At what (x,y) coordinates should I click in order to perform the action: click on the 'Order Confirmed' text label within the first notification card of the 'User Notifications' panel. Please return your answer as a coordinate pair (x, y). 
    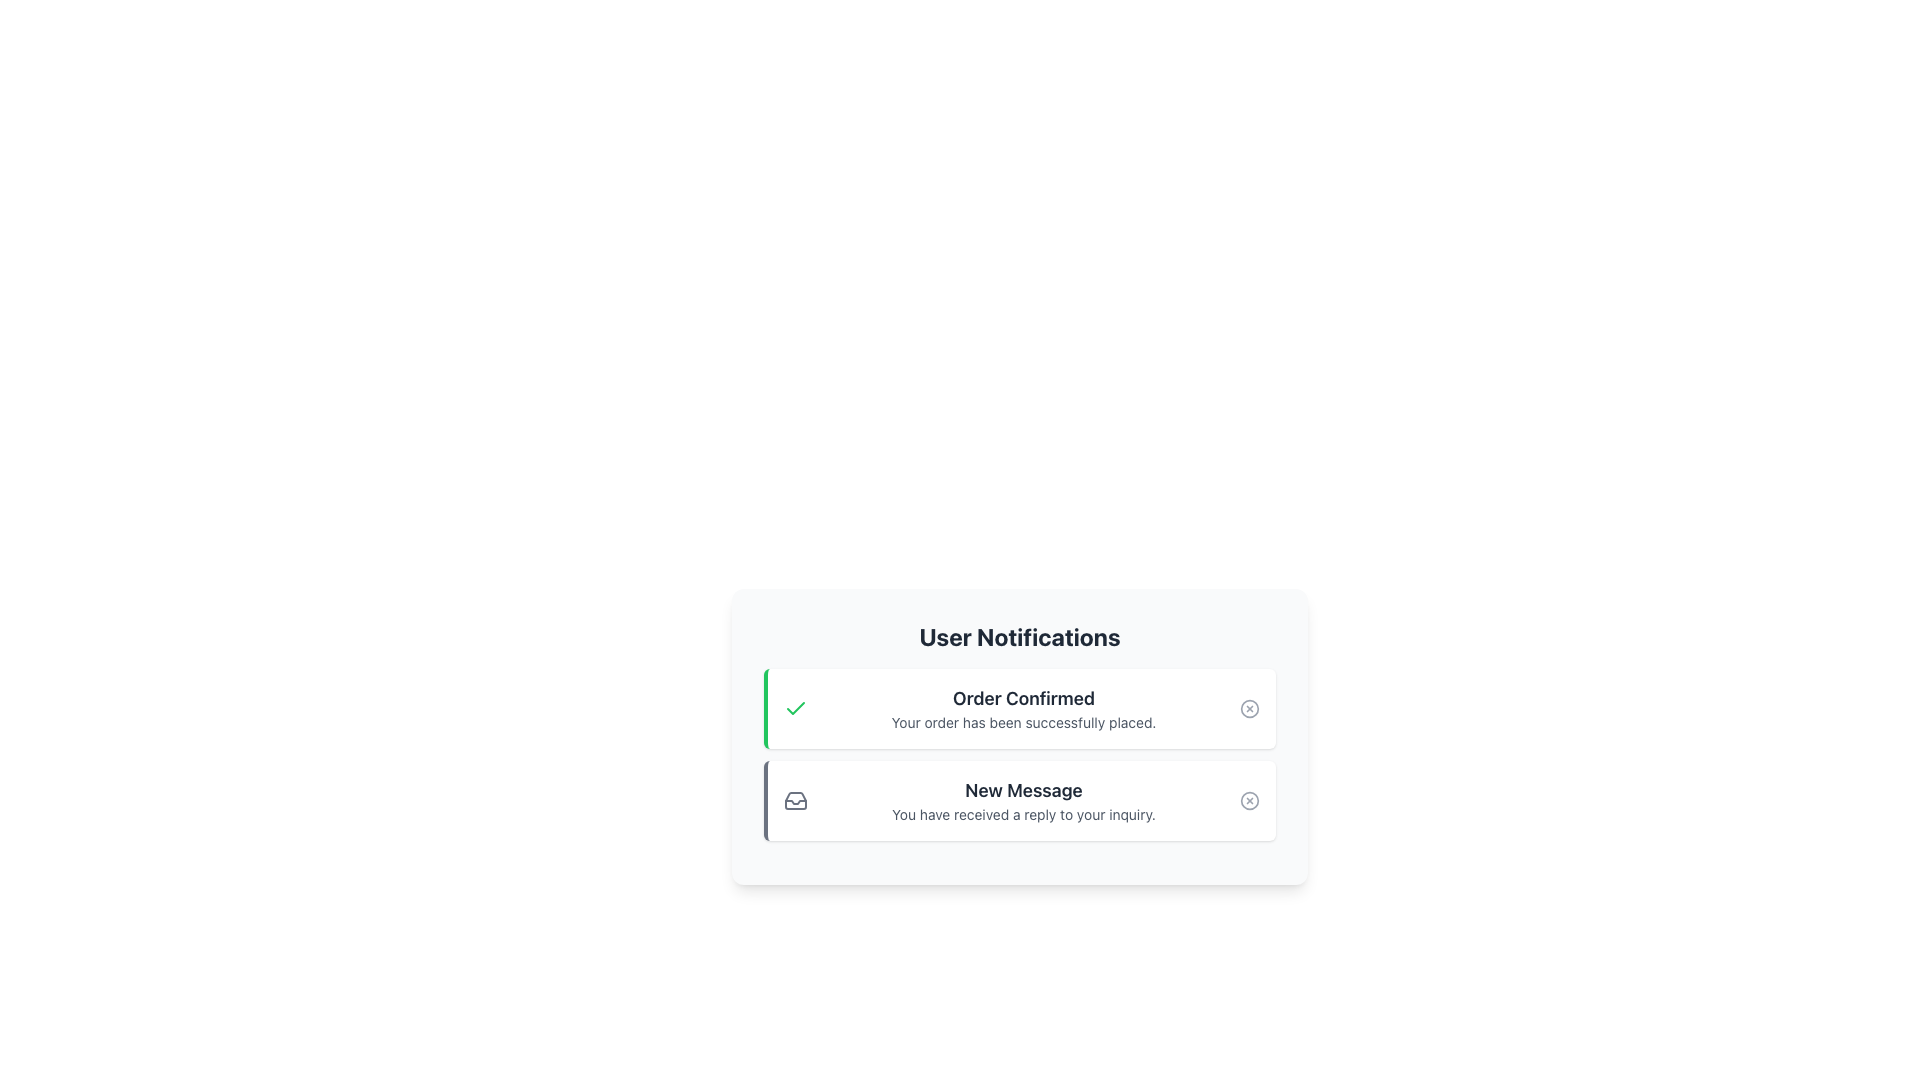
    Looking at the image, I should click on (1023, 697).